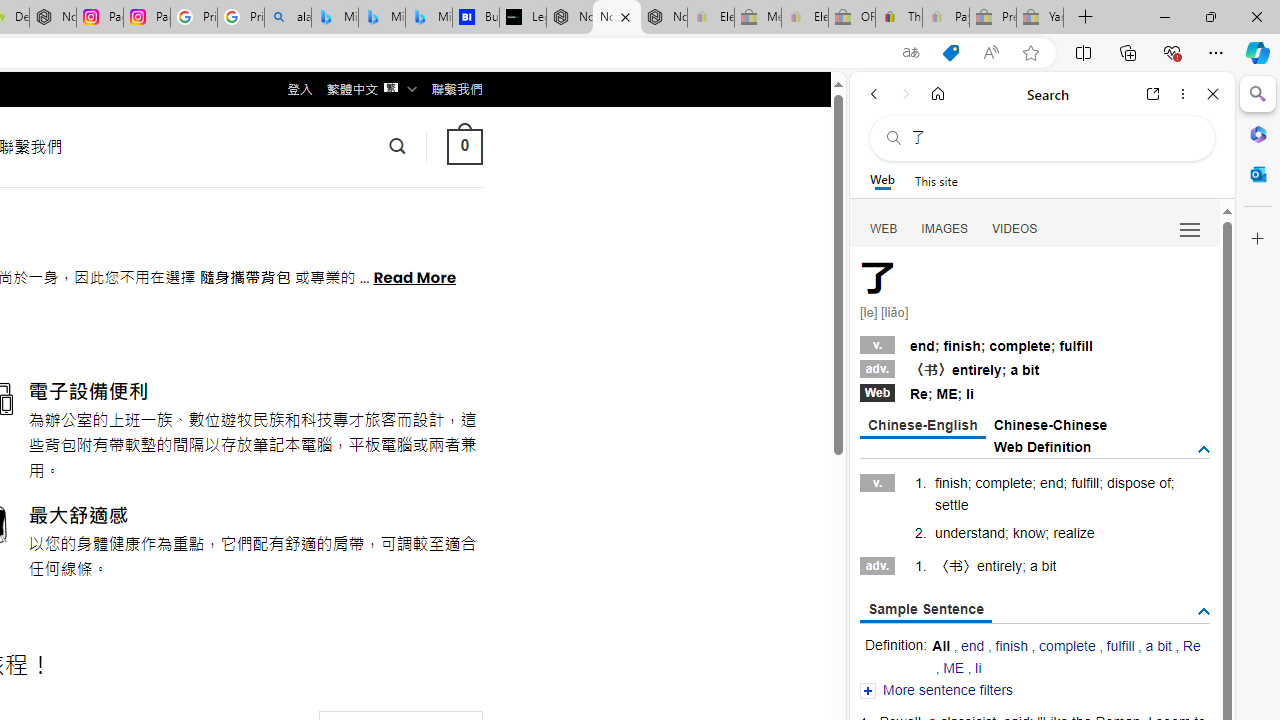 Image resolution: width=1280 pixels, height=720 pixels. I want to click on 'Web Definition', so click(1041, 446).